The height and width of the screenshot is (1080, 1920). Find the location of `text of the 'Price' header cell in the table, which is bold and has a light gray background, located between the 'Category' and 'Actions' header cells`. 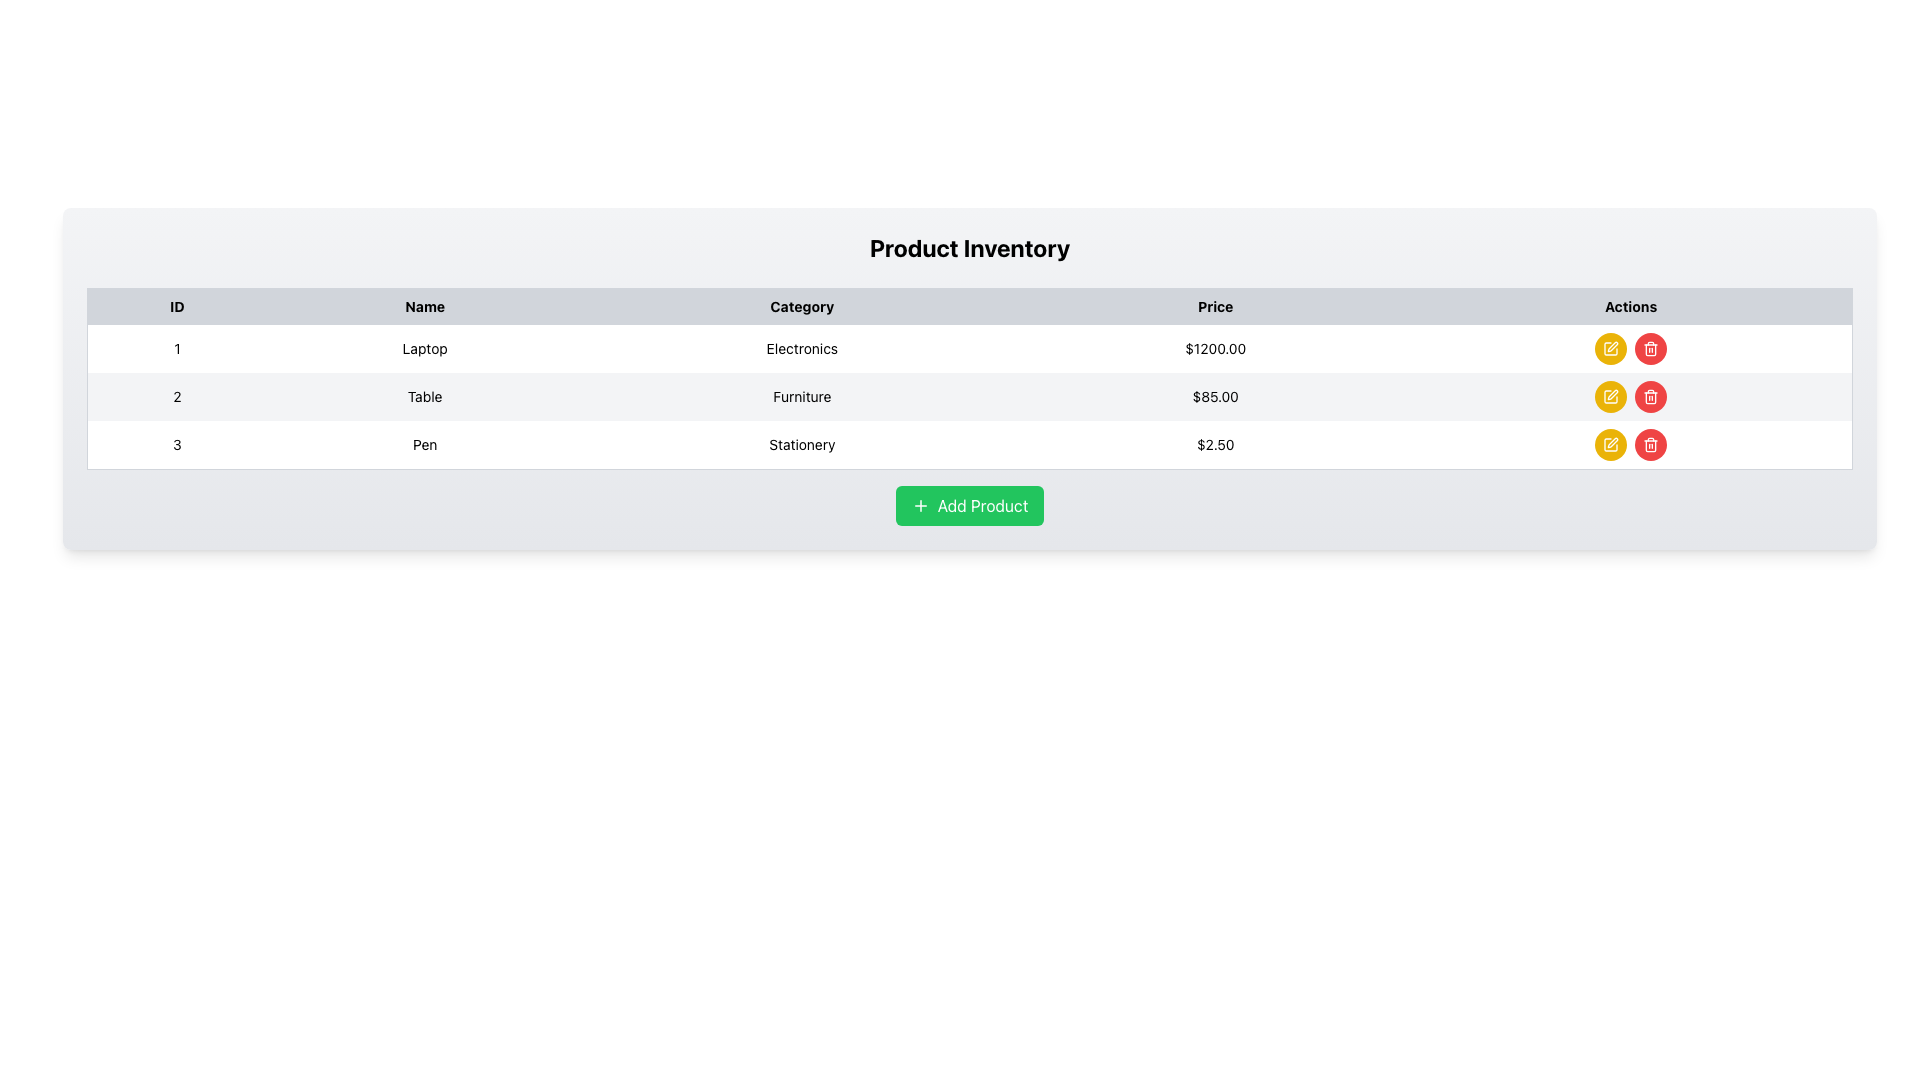

text of the 'Price' header cell in the table, which is bold and has a light gray background, located between the 'Category' and 'Actions' header cells is located at coordinates (1214, 306).